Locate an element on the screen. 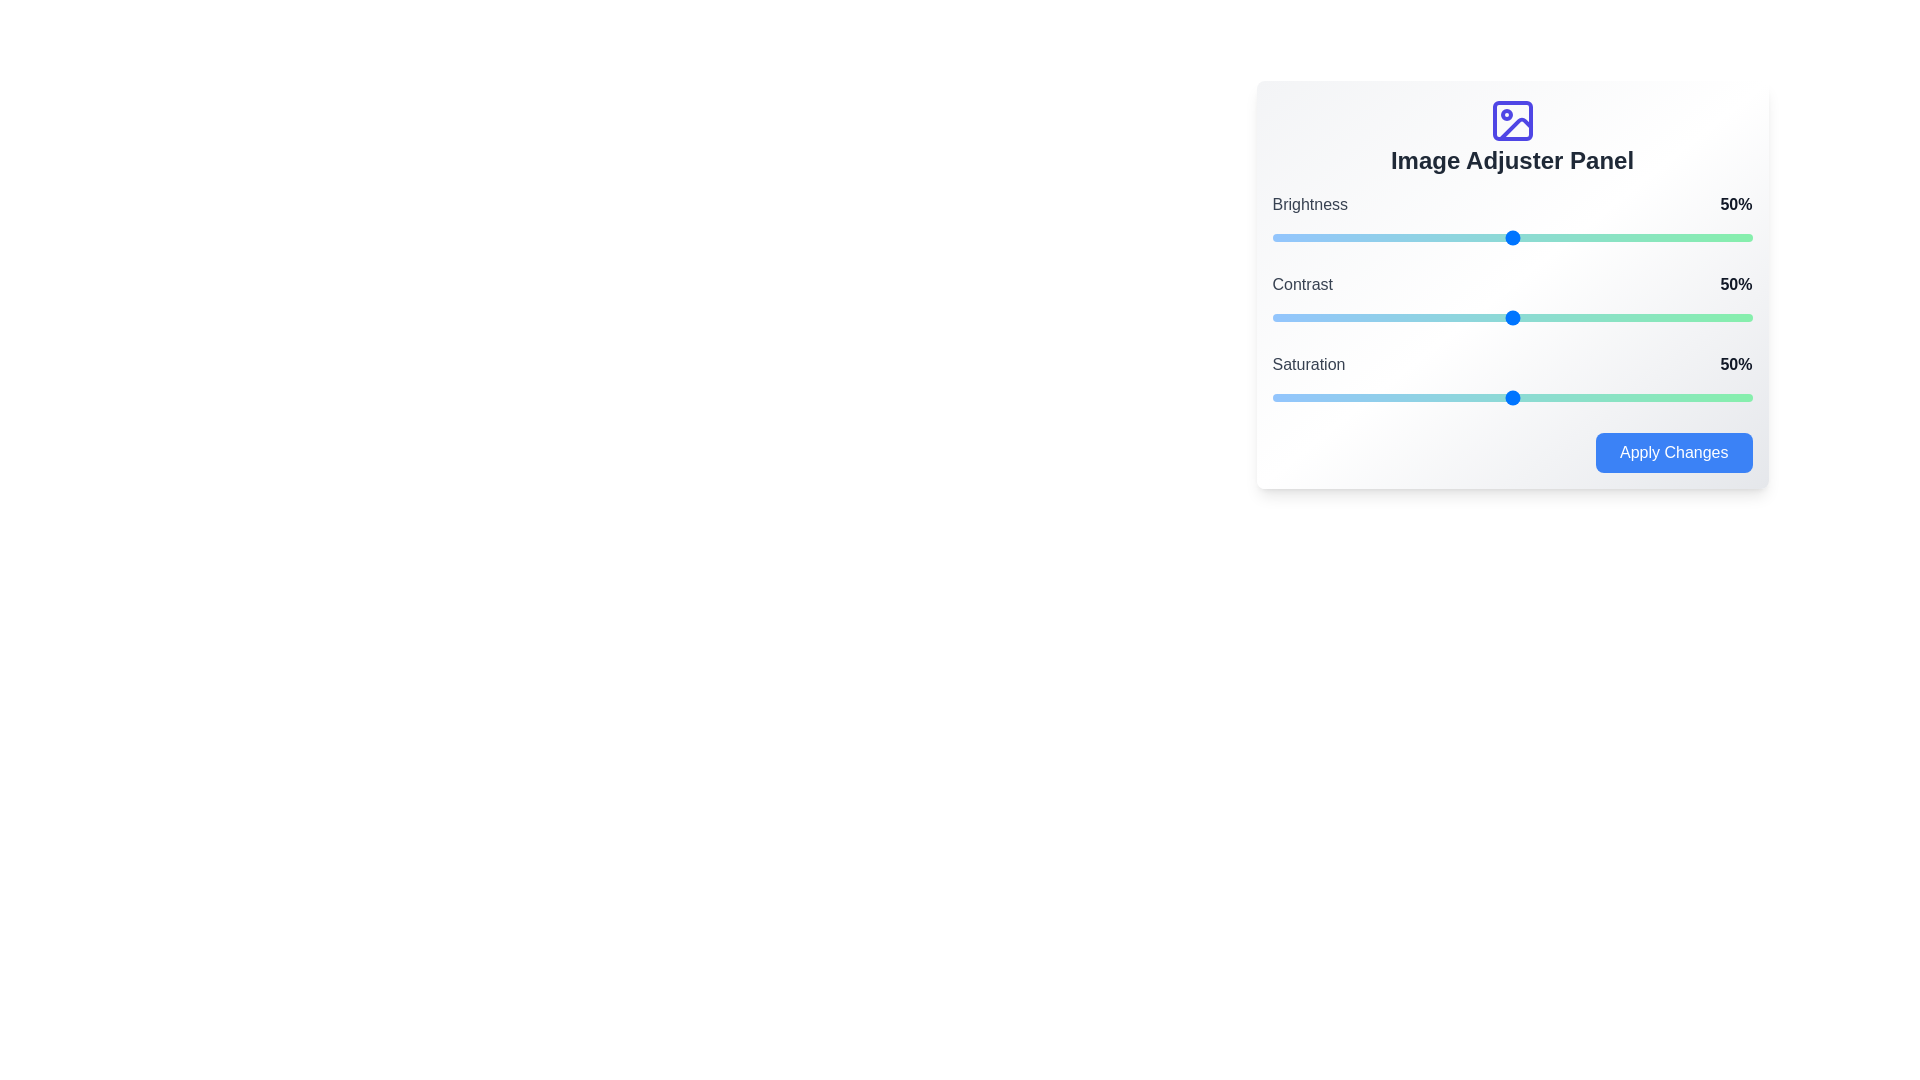 This screenshot has height=1080, width=1920. the brightness slider to 14% is located at coordinates (1339, 237).